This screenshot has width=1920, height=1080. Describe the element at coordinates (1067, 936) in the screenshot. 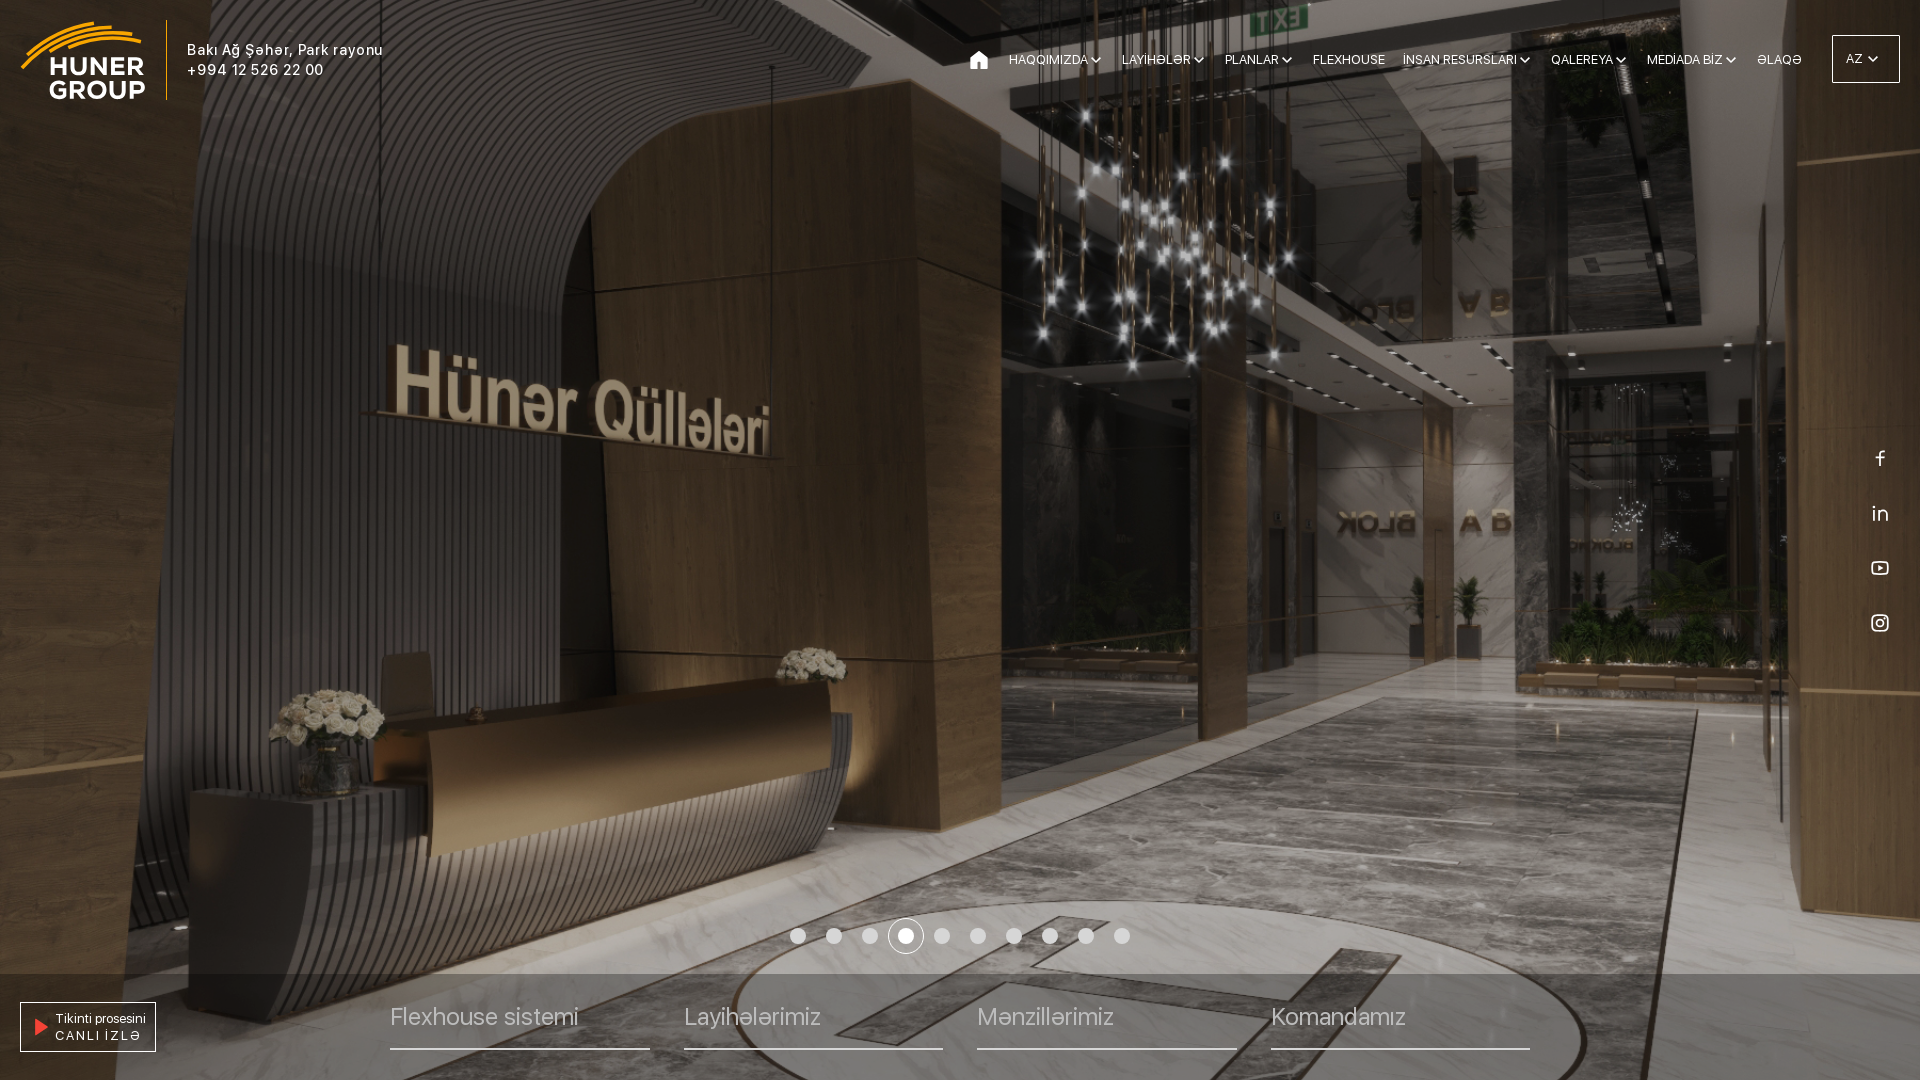

I see `'9'` at that location.